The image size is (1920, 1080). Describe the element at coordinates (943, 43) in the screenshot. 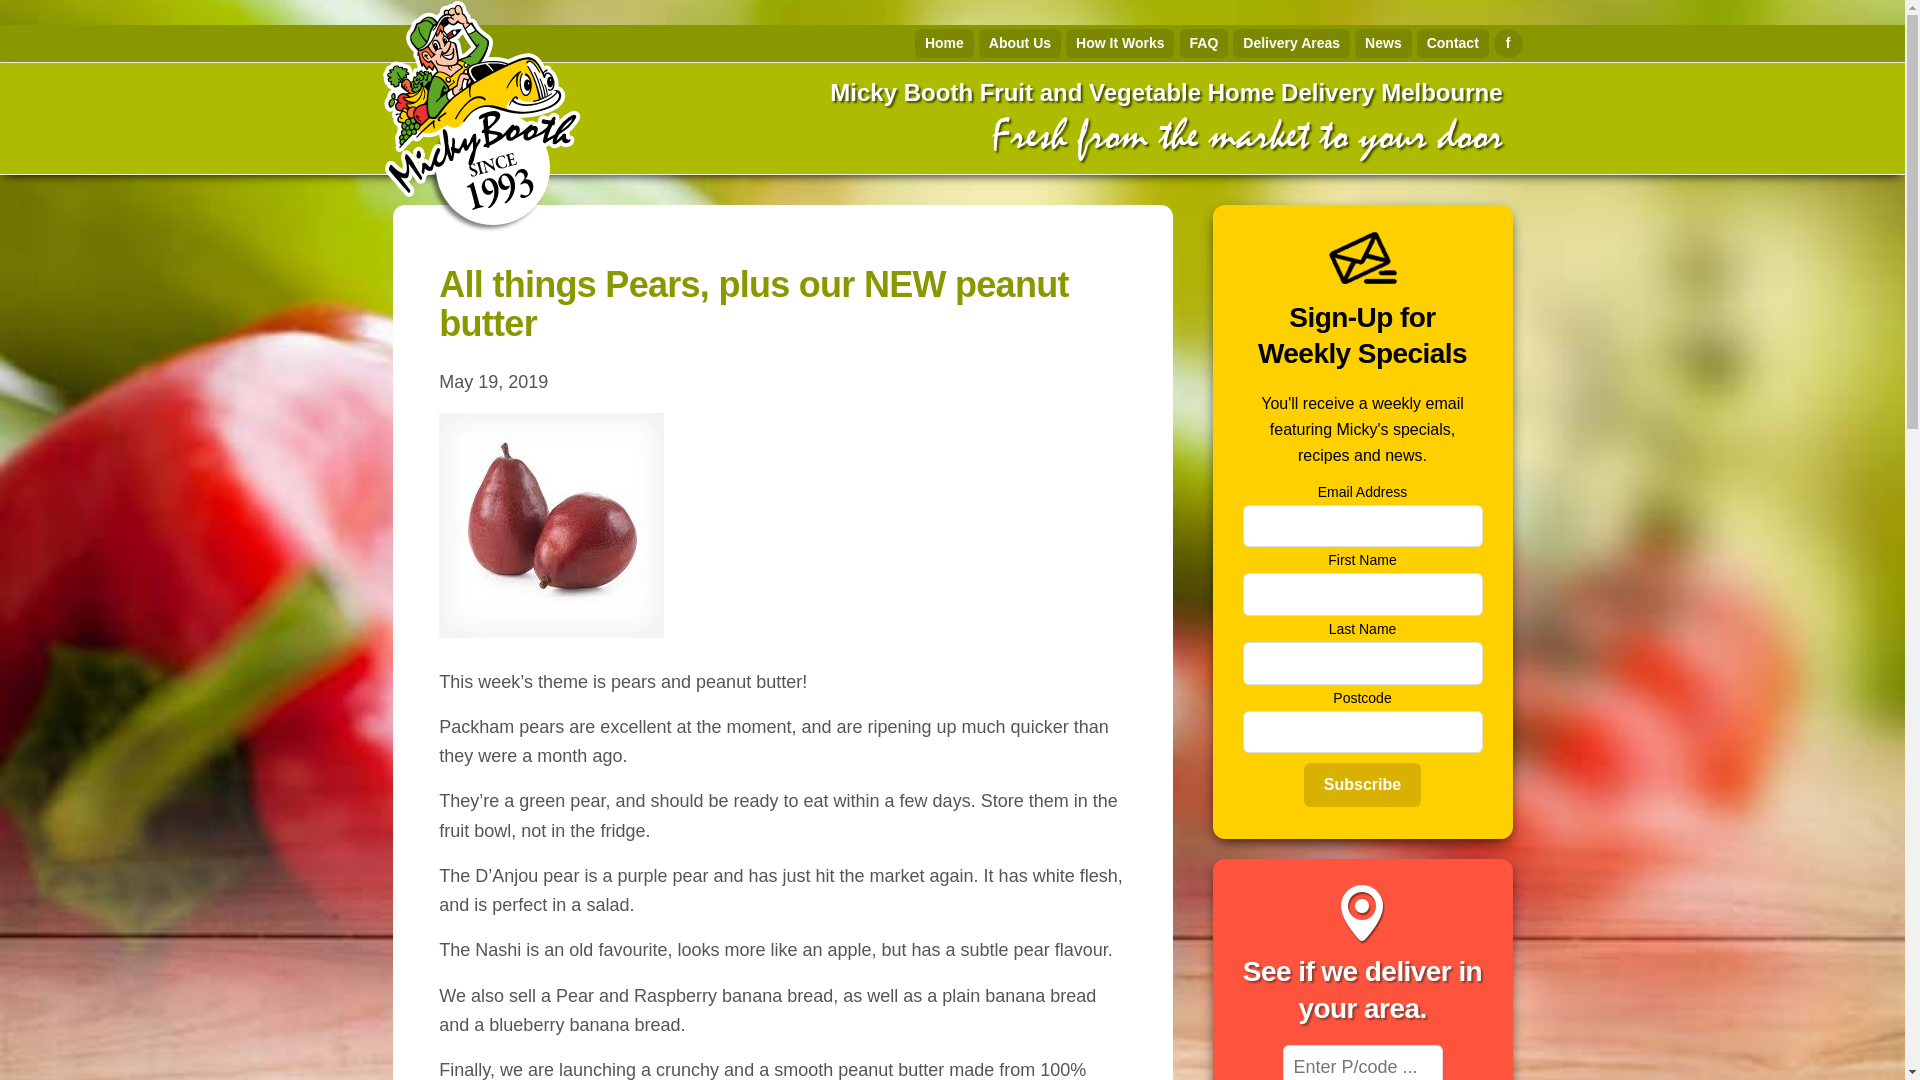

I see `'Home'` at that location.